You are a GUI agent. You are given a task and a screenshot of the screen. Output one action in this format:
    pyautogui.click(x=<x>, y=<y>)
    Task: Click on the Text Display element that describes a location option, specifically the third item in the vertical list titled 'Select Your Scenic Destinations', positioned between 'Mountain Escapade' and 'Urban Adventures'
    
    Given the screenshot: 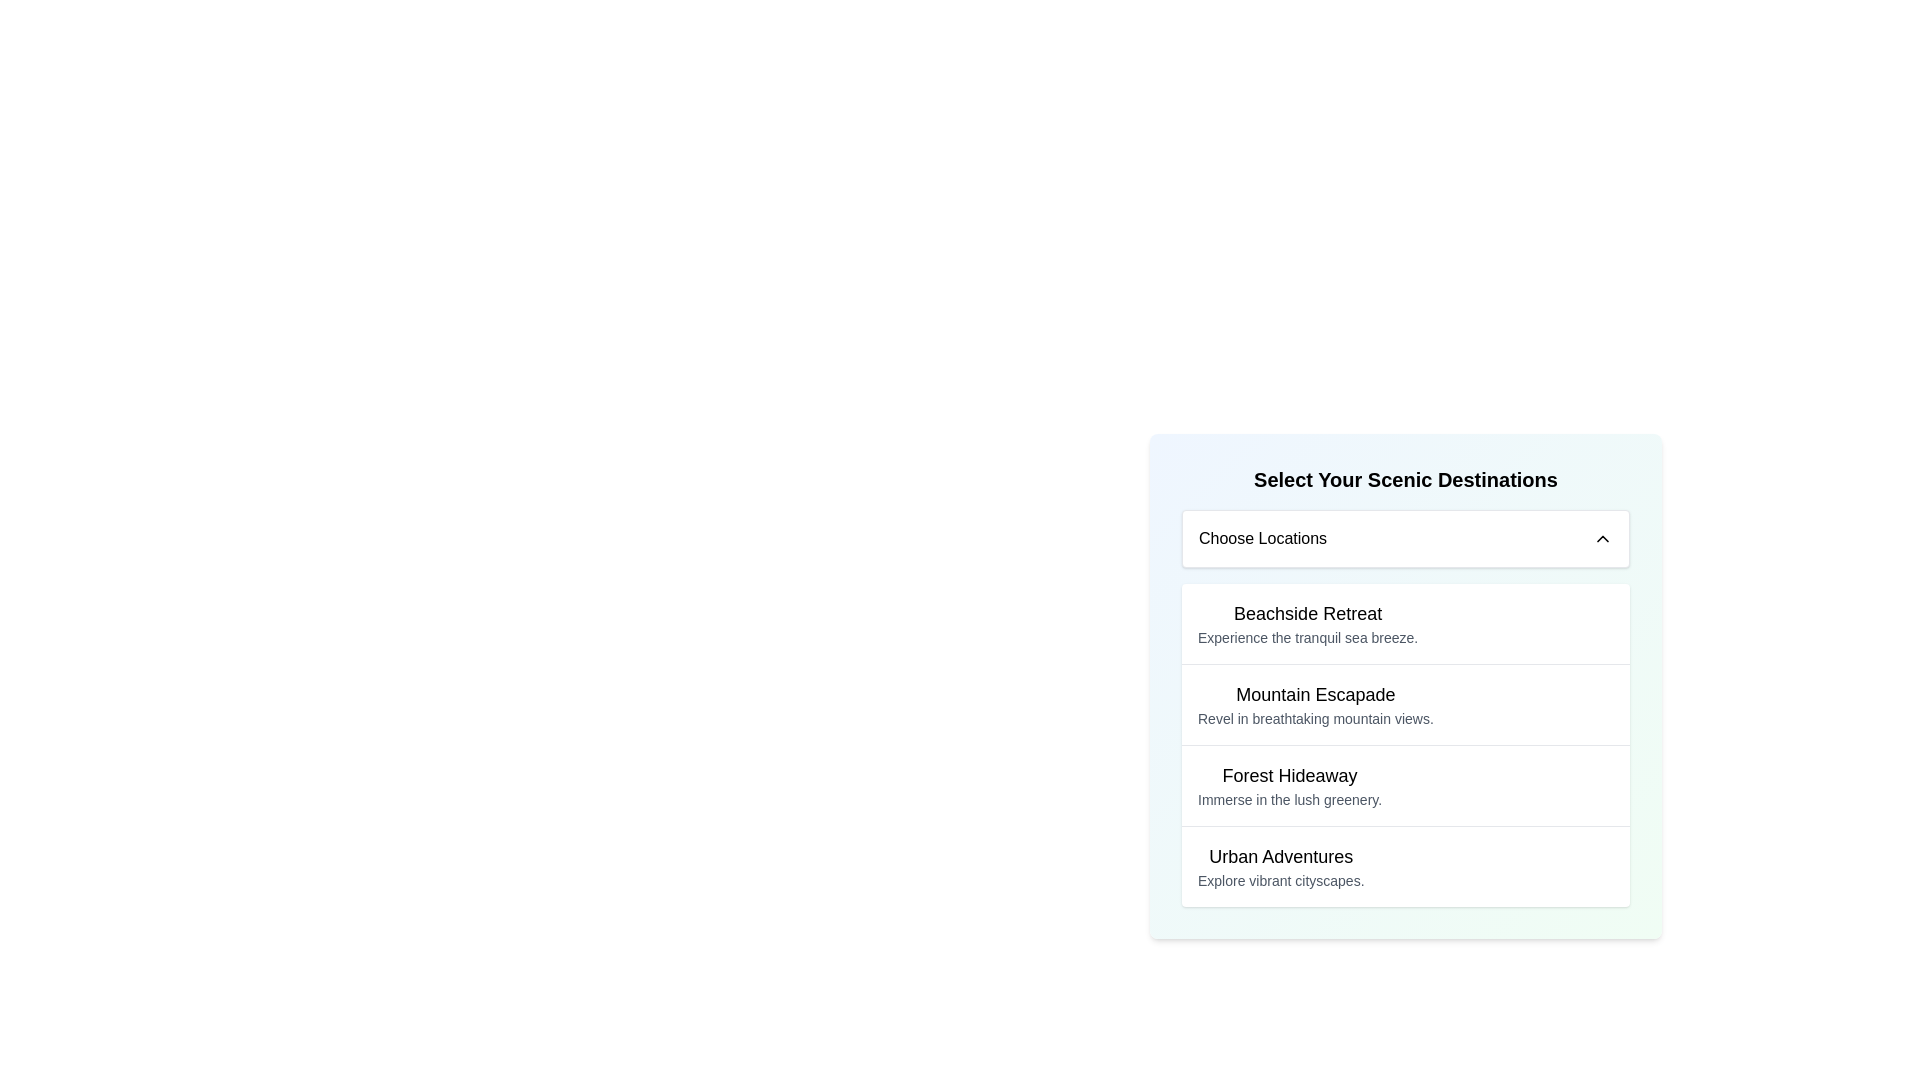 What is the action you would take?
    pyautogui.click(x=1290, y=785)
    